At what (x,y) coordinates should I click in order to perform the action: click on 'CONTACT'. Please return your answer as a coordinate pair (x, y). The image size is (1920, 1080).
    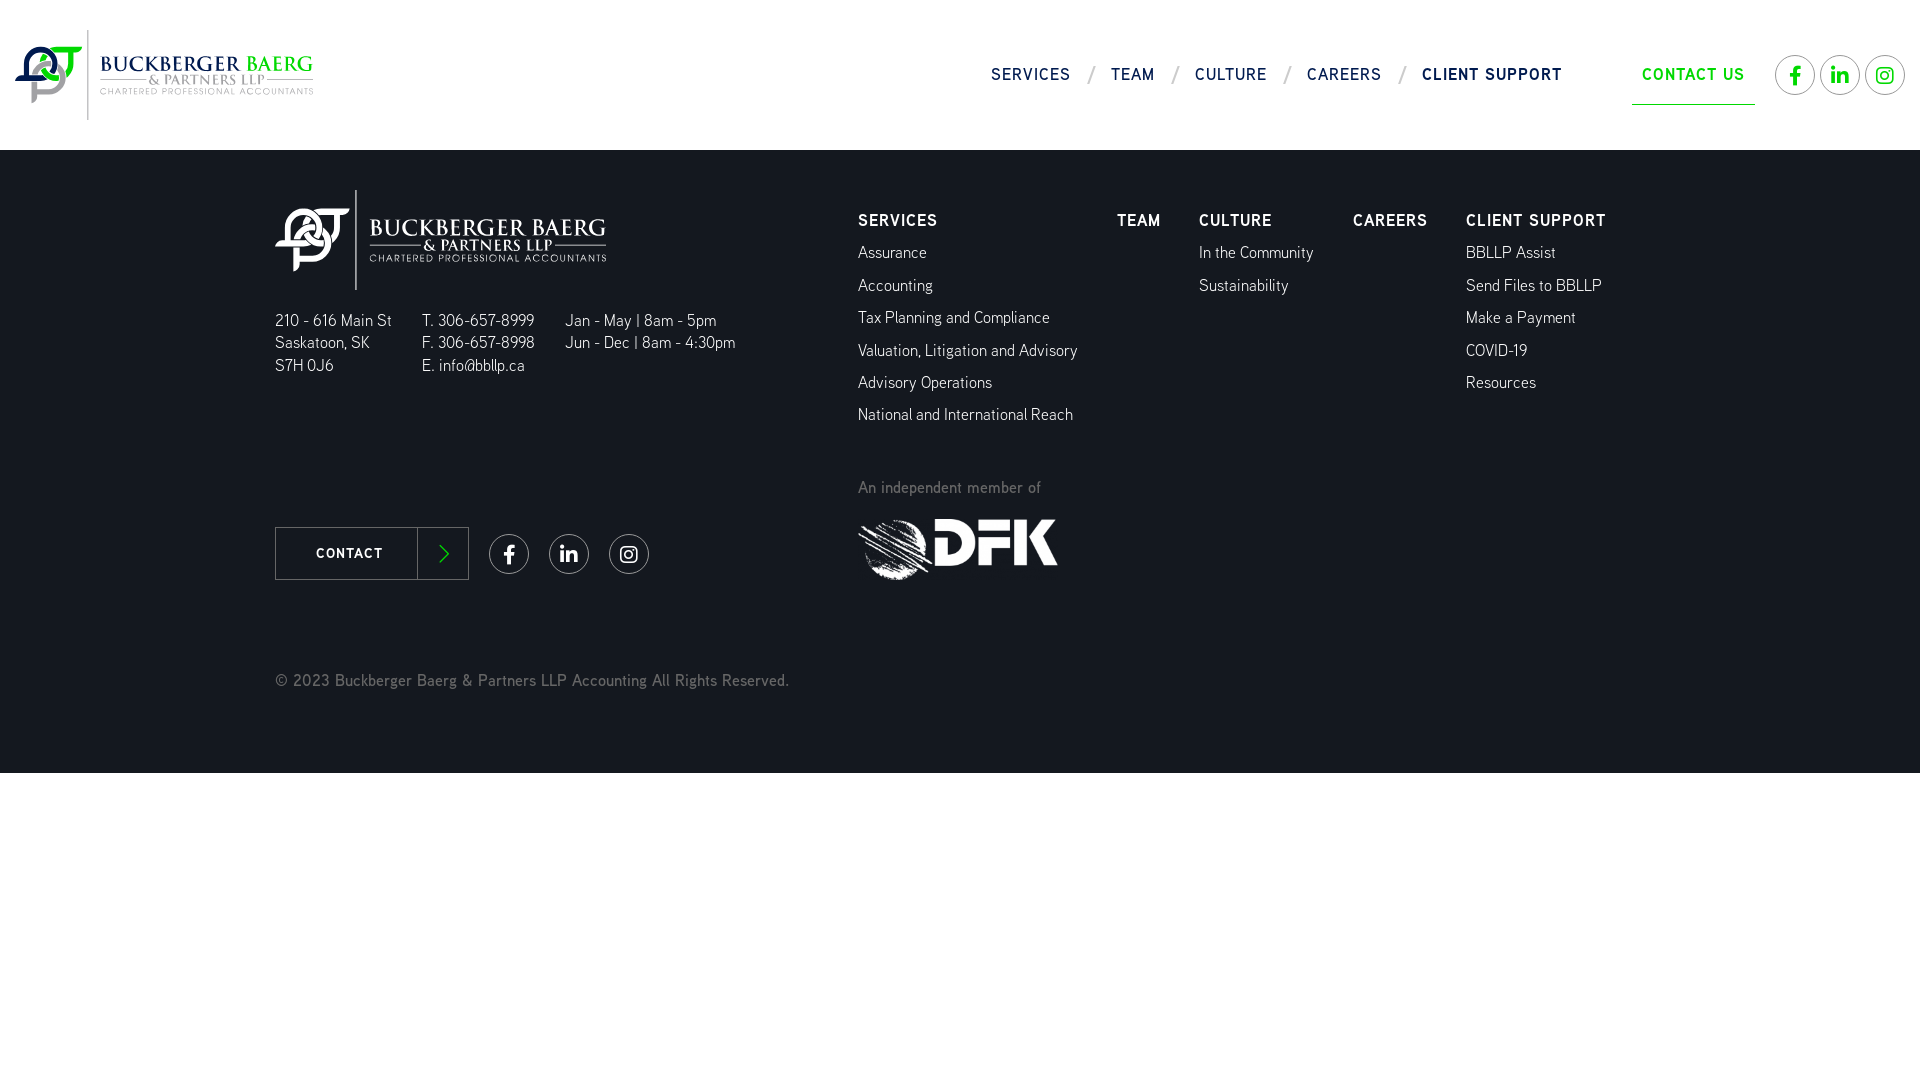
    Looking at the image, I should click on (371, 553).